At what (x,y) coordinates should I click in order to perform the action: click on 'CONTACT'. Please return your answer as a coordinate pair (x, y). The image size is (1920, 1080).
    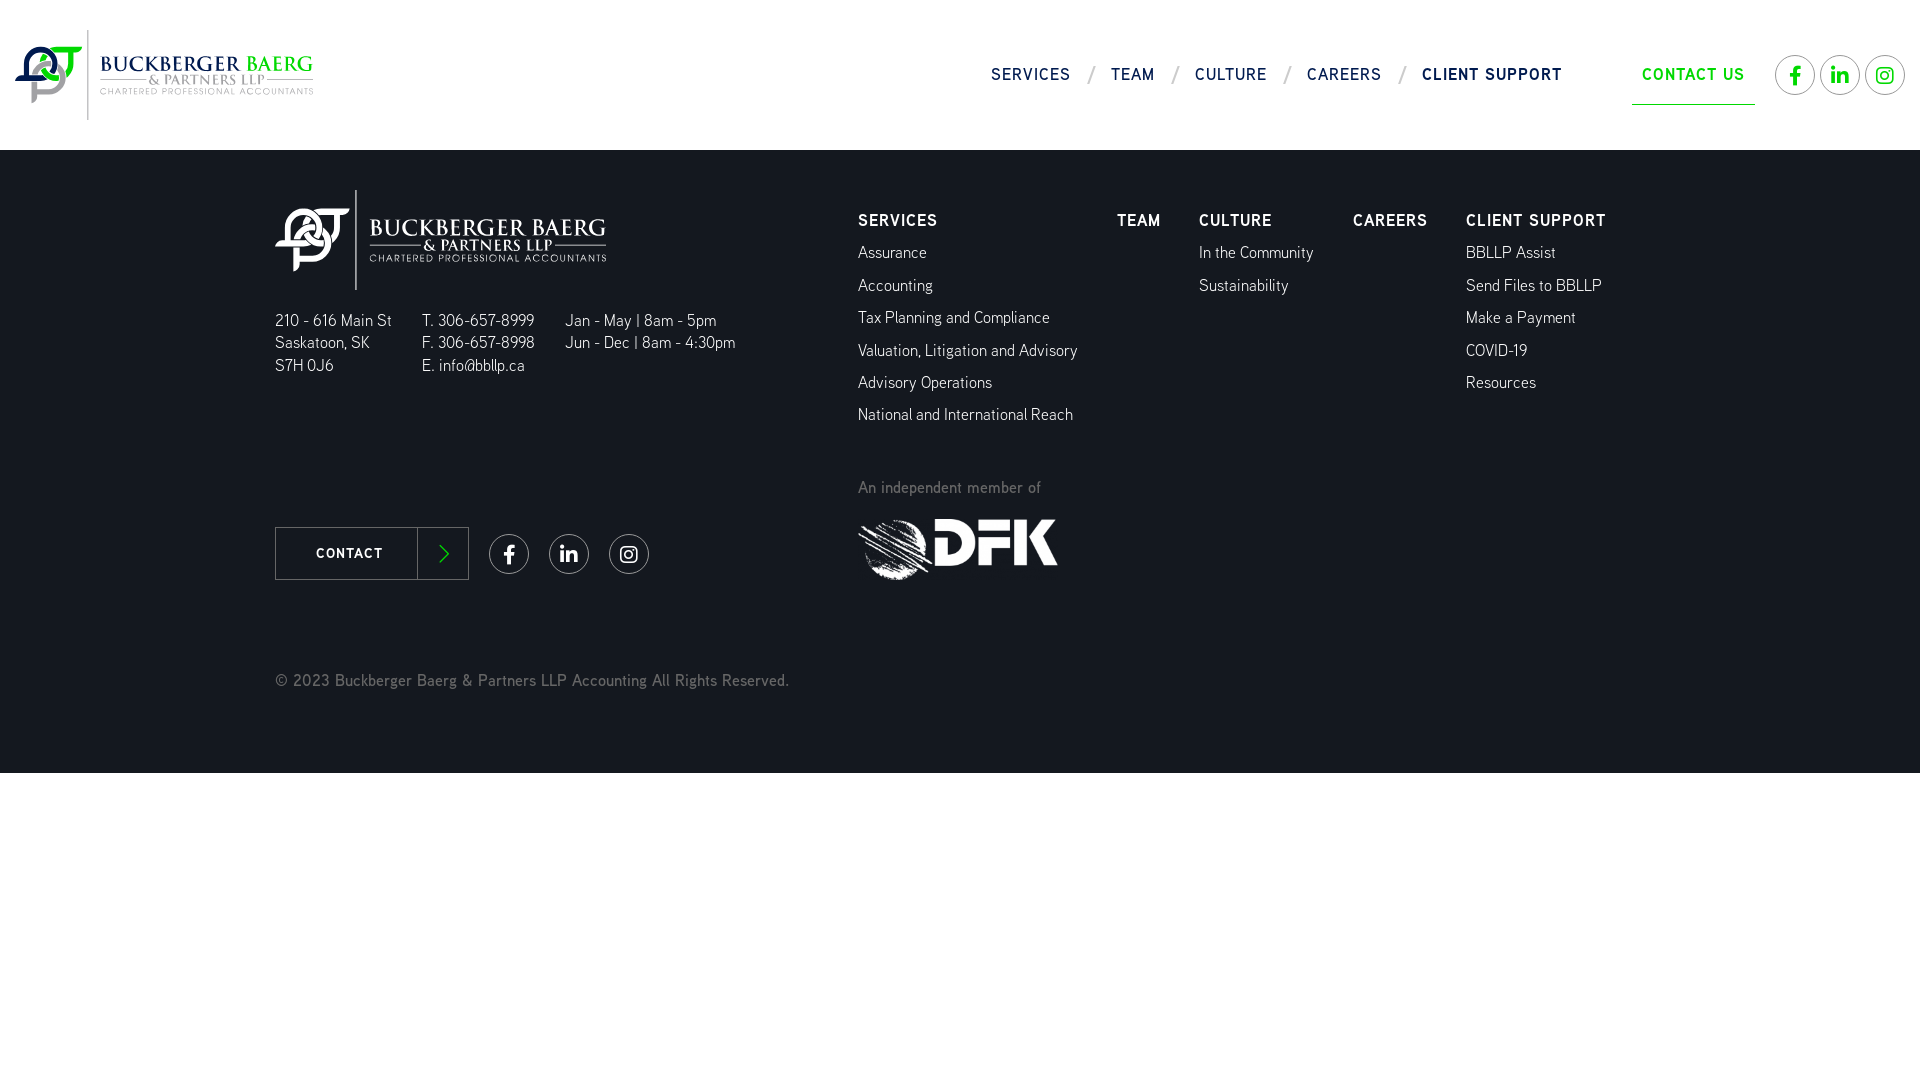
    Looking at the image, I should click on (371, 553).